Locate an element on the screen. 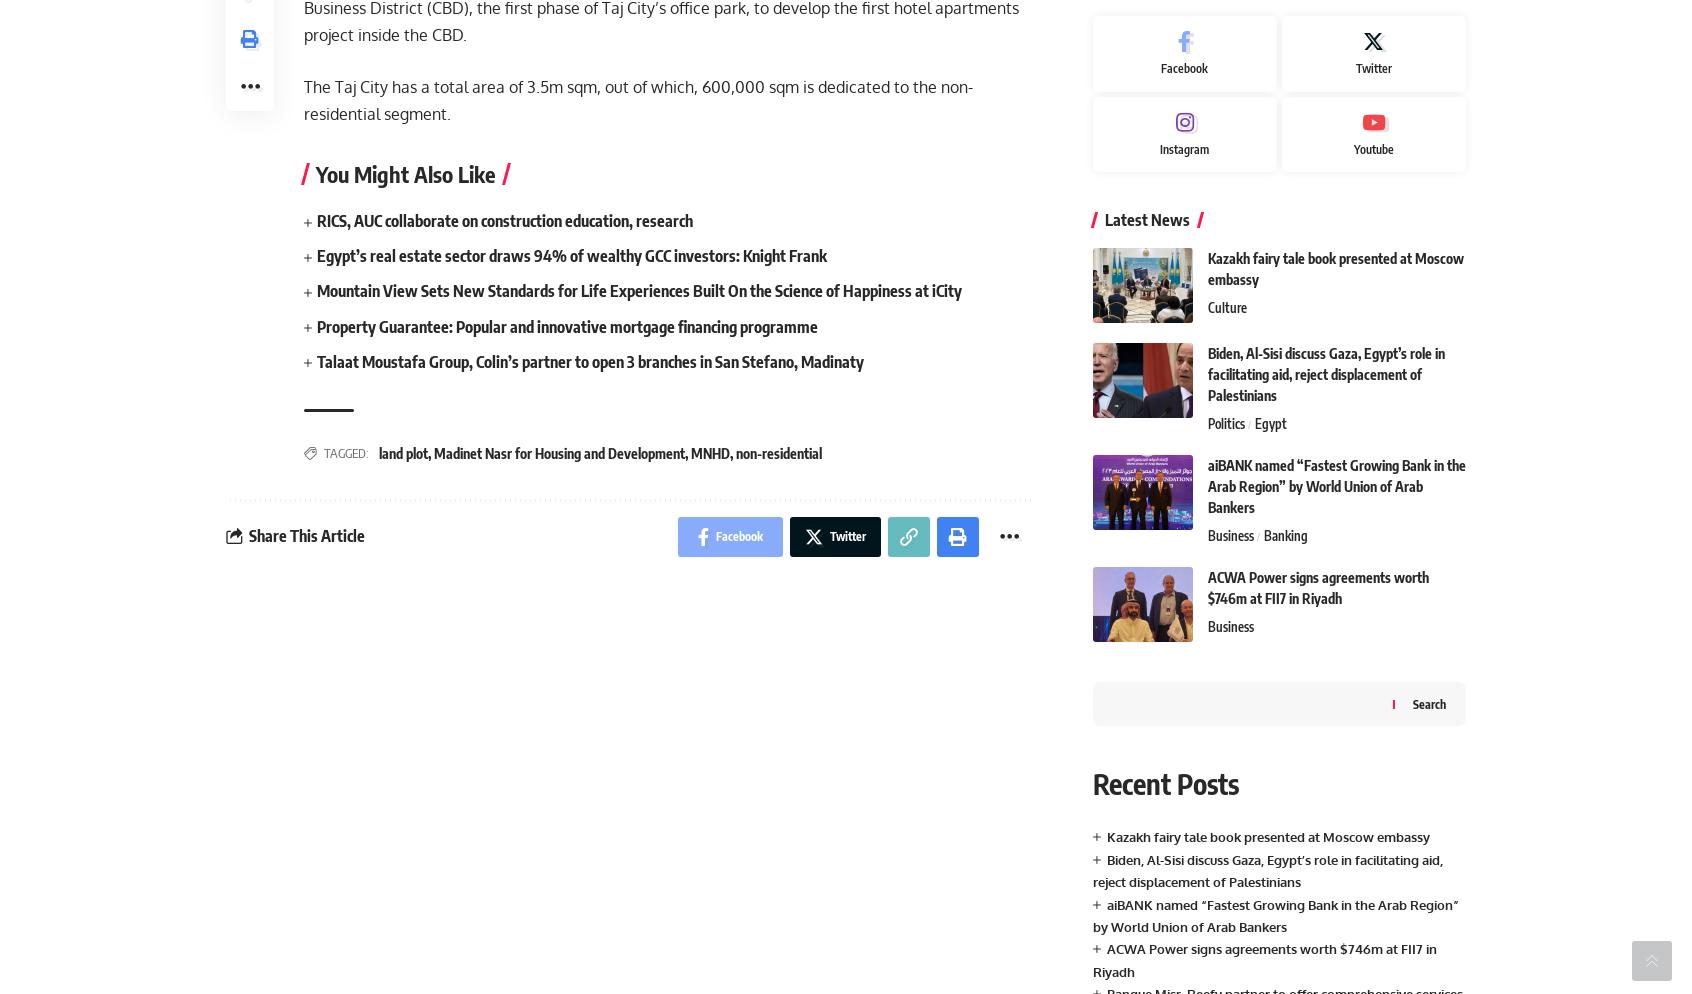 The width and height of the screenshot is (1692, 994). 'Share This Article' is located at coordinates (305, 534).